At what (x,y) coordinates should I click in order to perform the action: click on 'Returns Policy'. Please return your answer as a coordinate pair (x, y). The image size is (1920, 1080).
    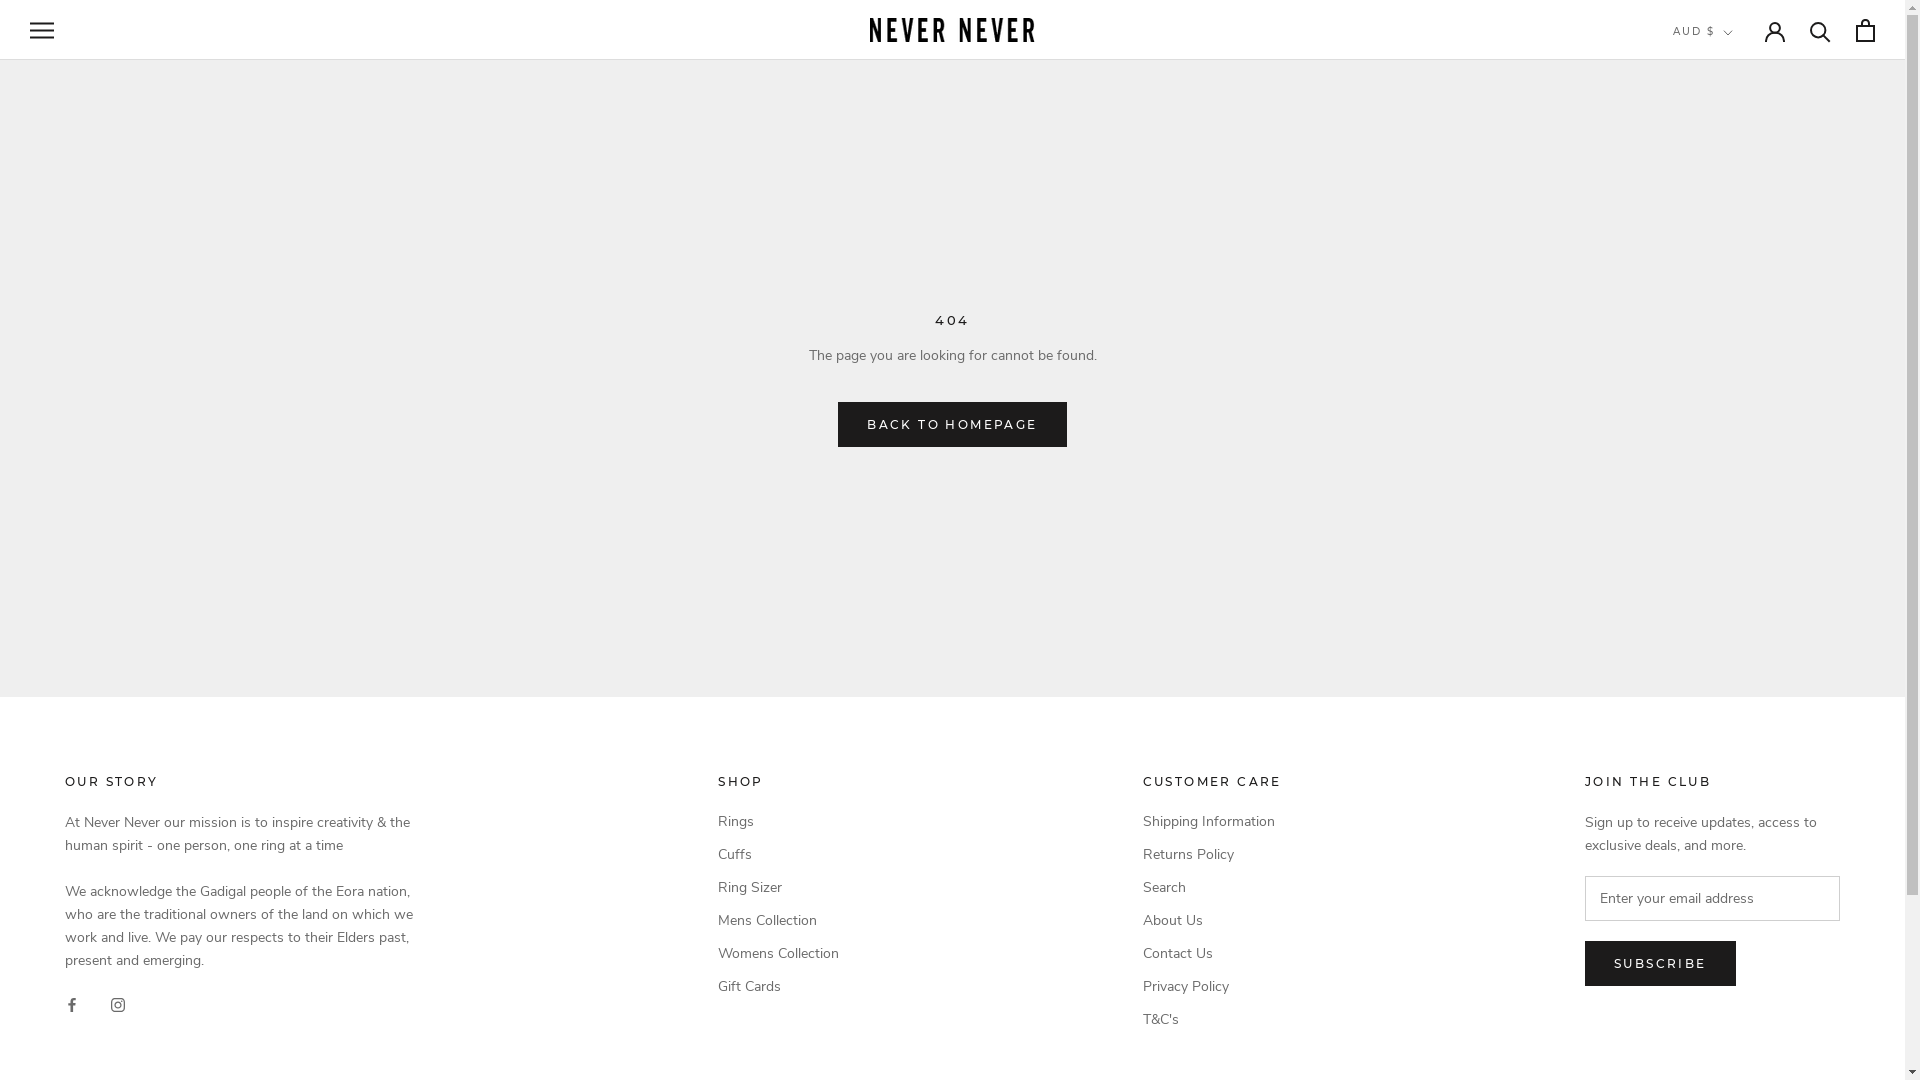
    Looking at the image, I should click on (1211, 854).